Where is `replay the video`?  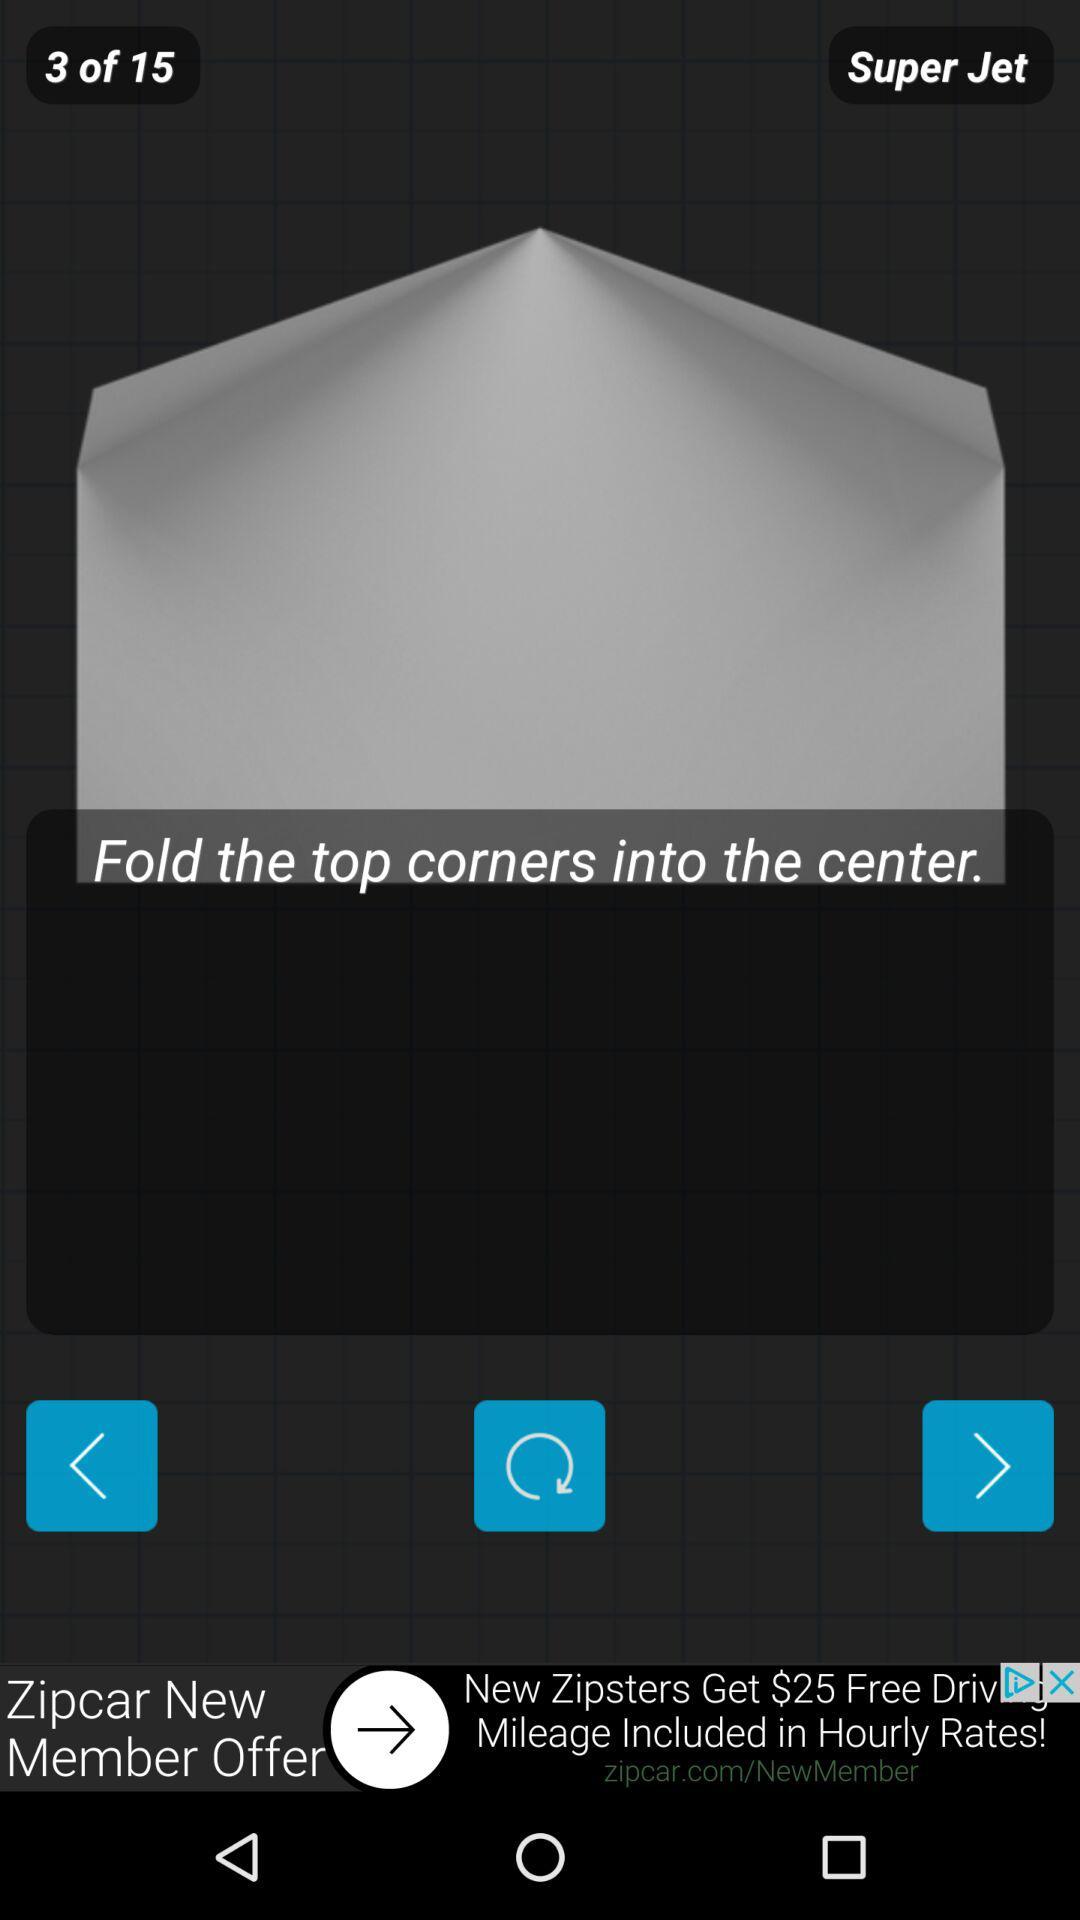
replay the video is located at coordinates (538, 1465).